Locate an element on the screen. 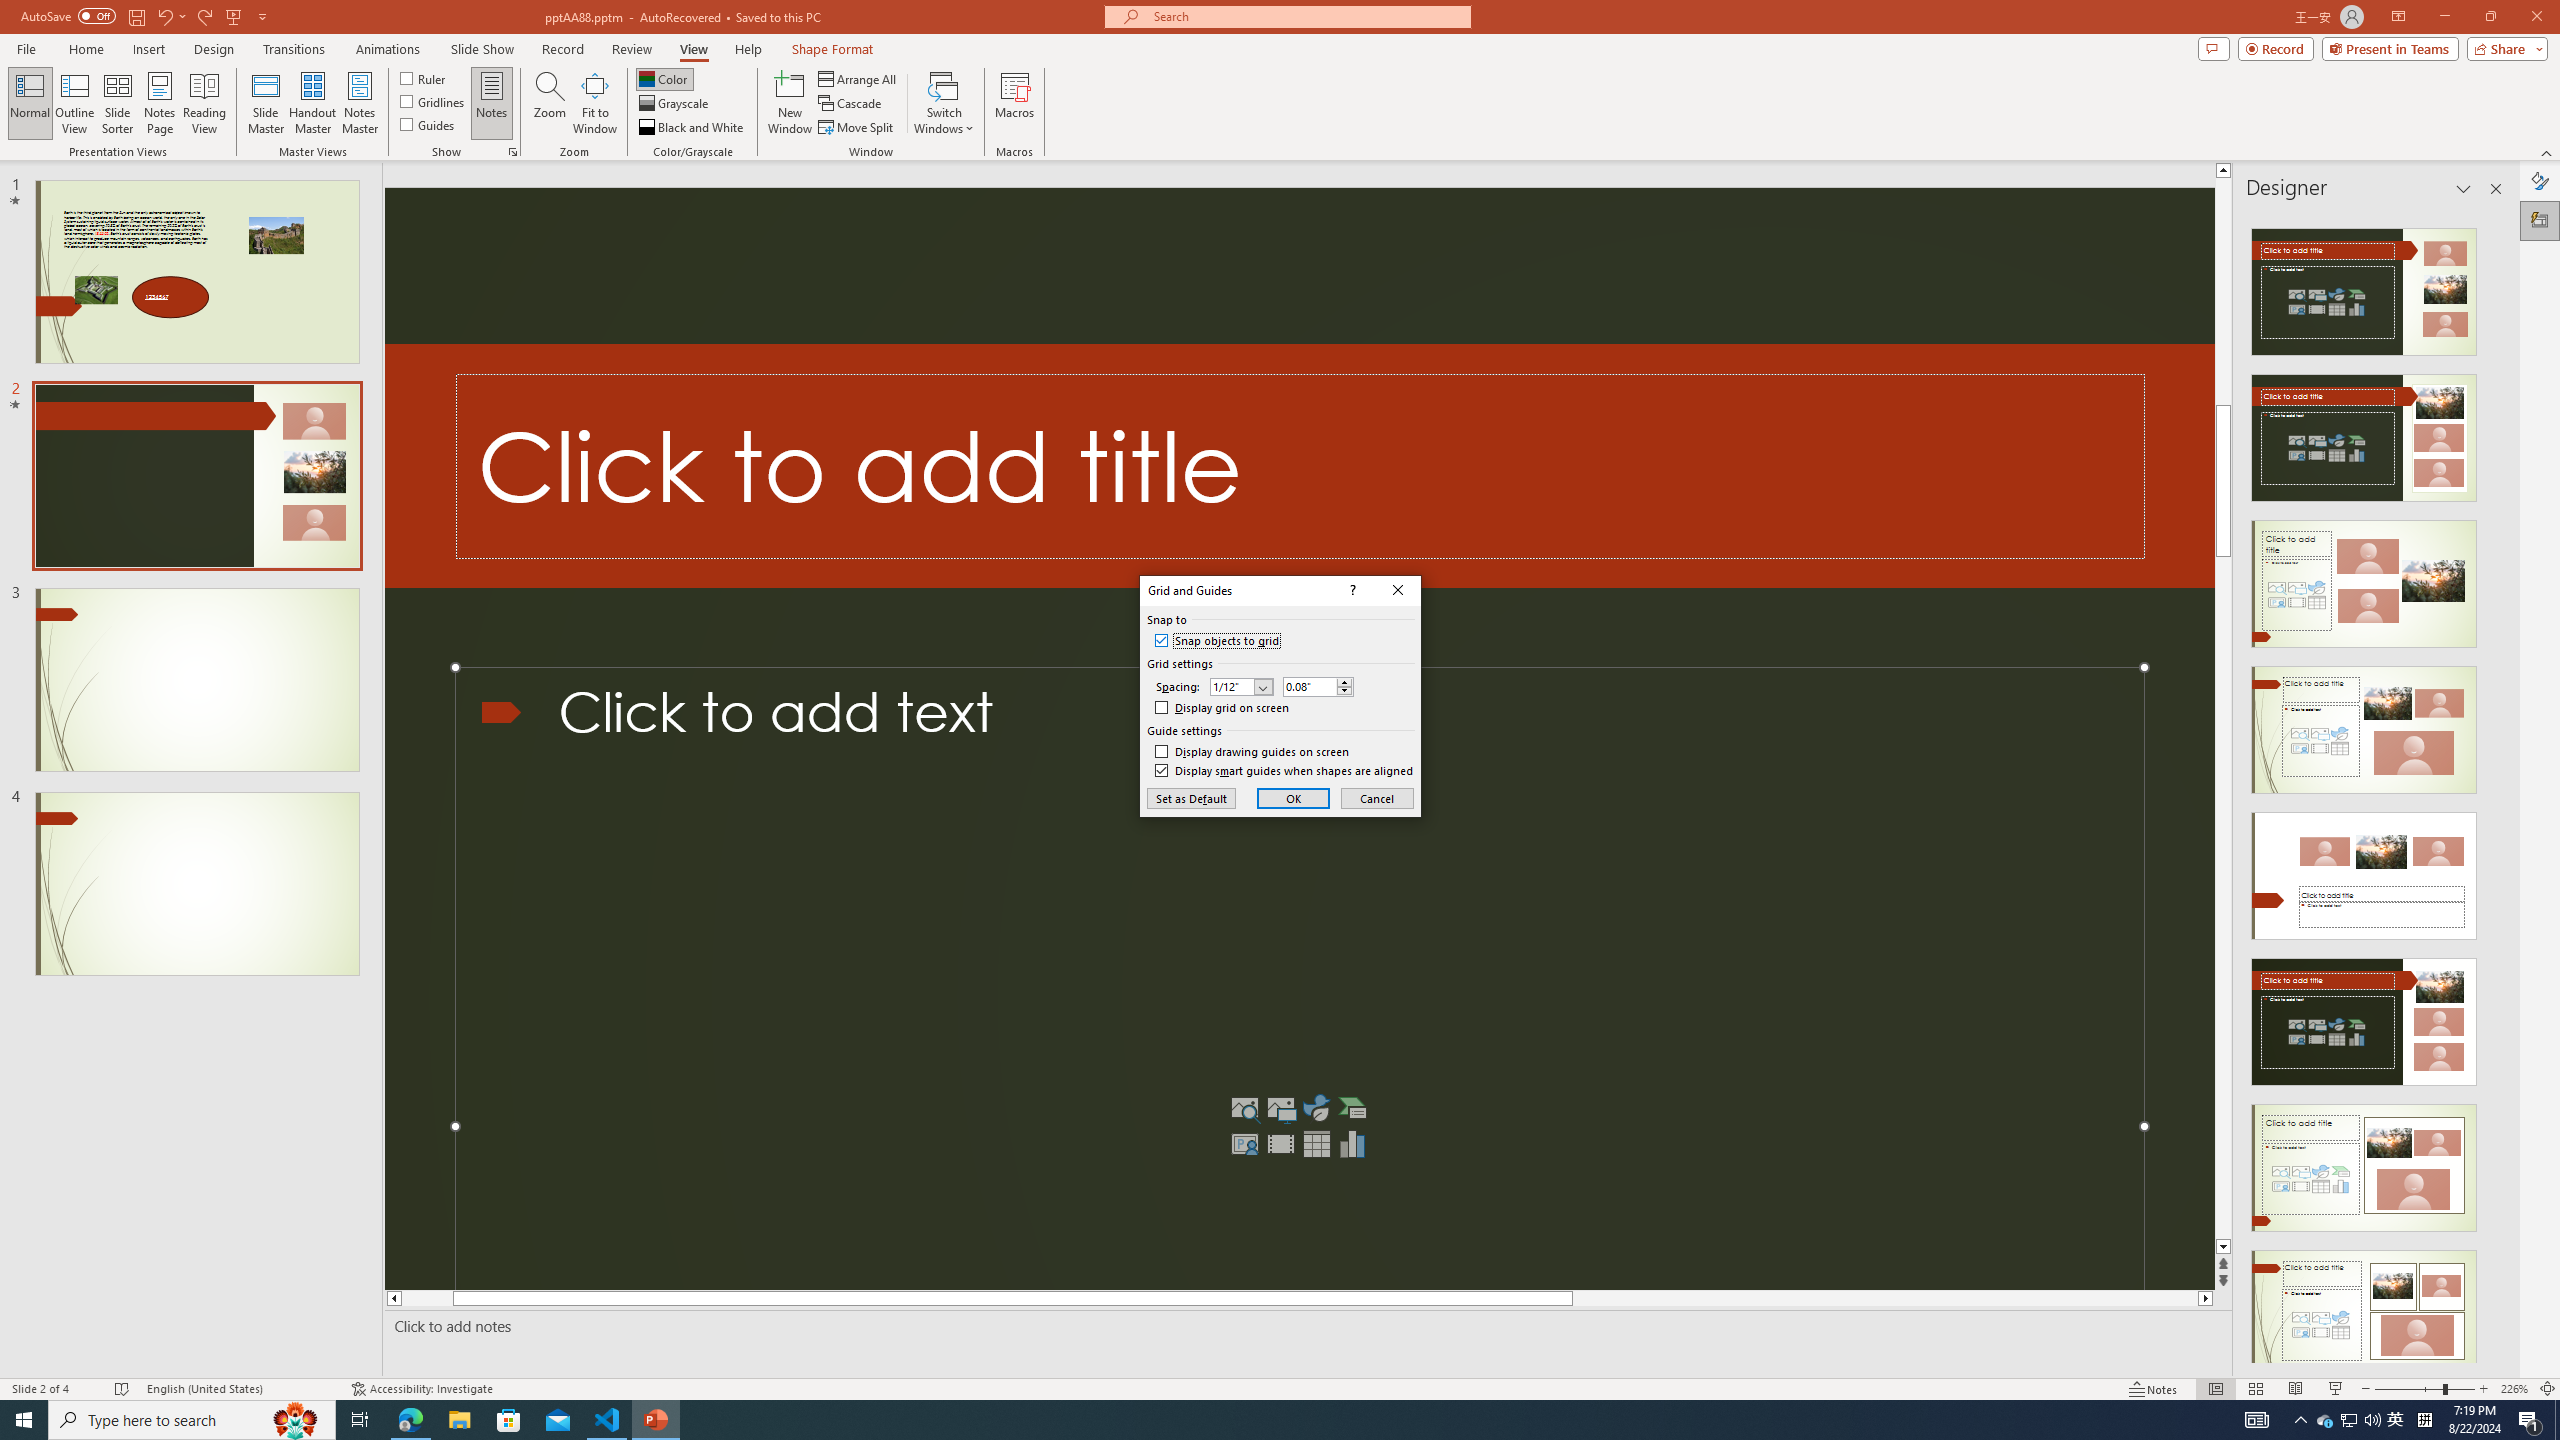 This screenshot has width=2560, height=1440. 'Switch Windows' is located at coordinates (943, 103).